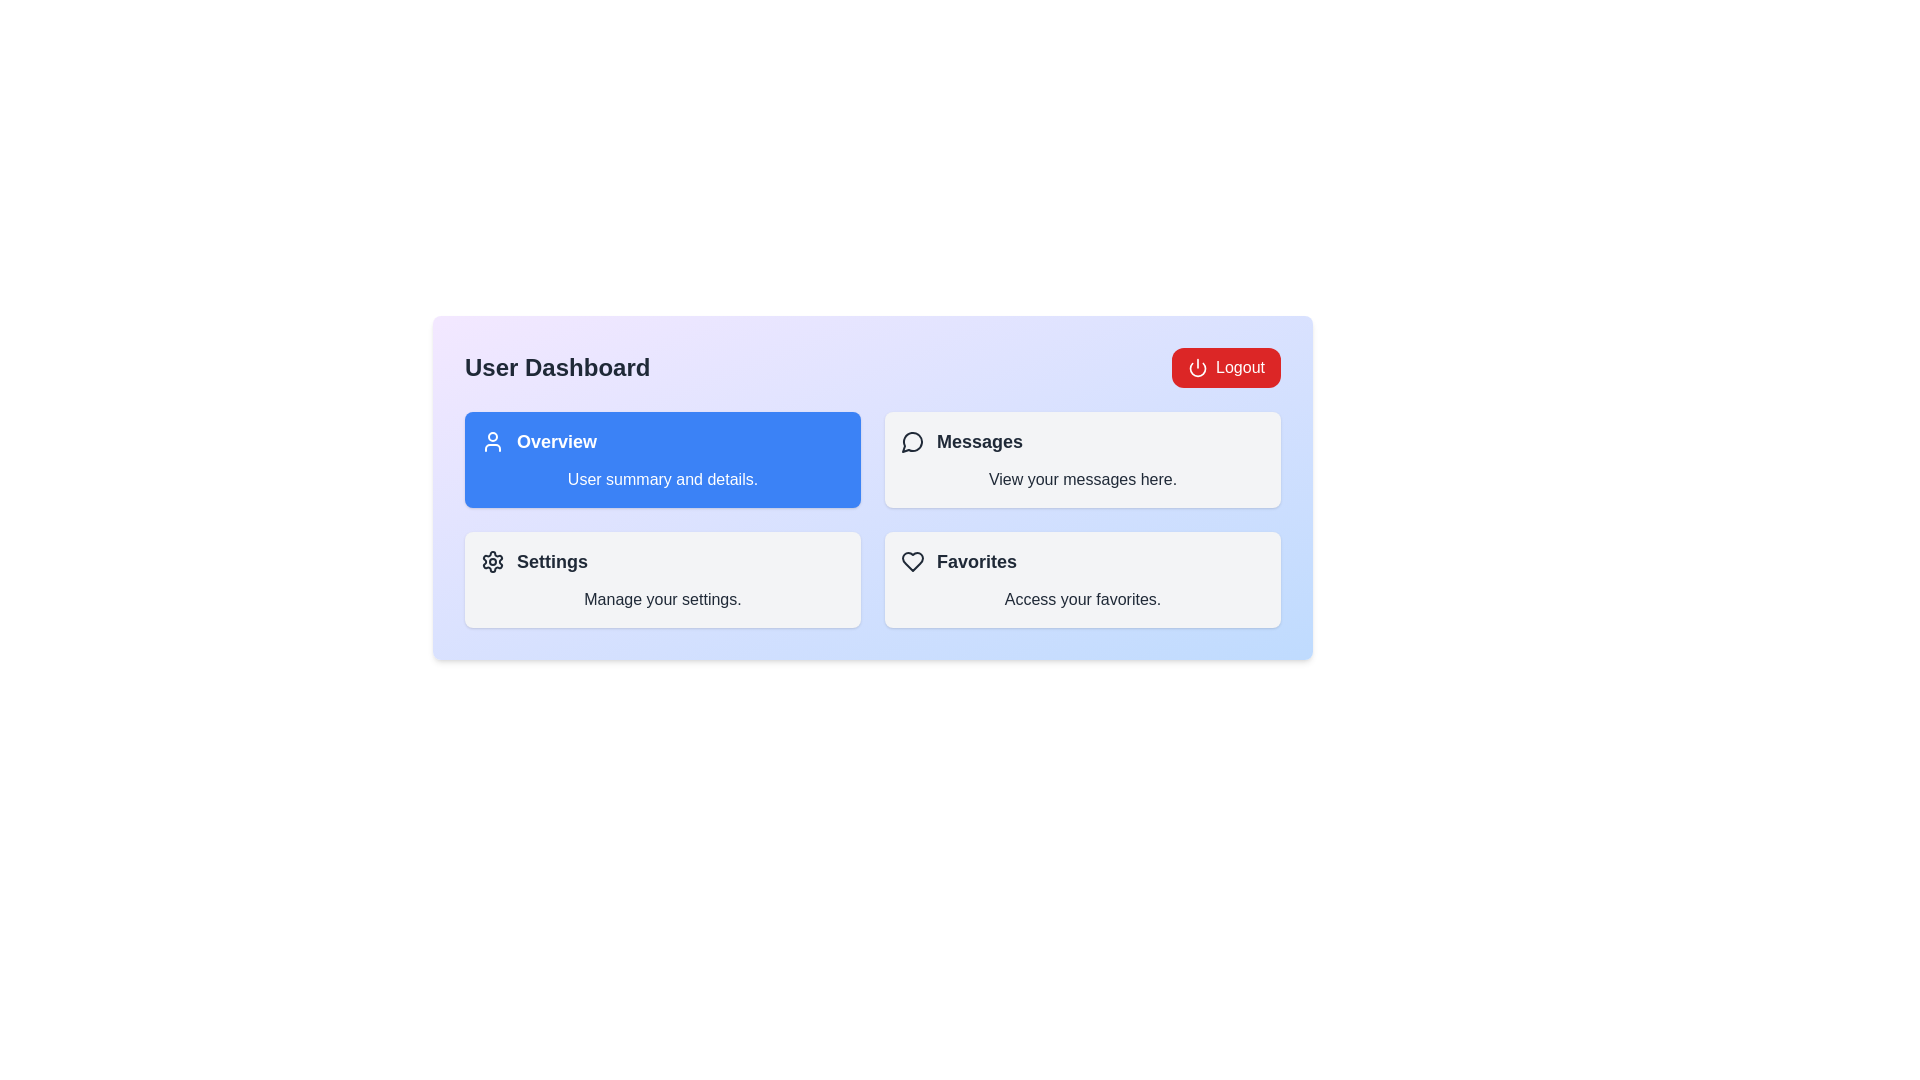 Image resolution: width=1920 pixels, height=1080 pixels. I want to click on the 'Favorites' section icon, which serves as a visual marker for easy identification of this section, so click(911, 562).